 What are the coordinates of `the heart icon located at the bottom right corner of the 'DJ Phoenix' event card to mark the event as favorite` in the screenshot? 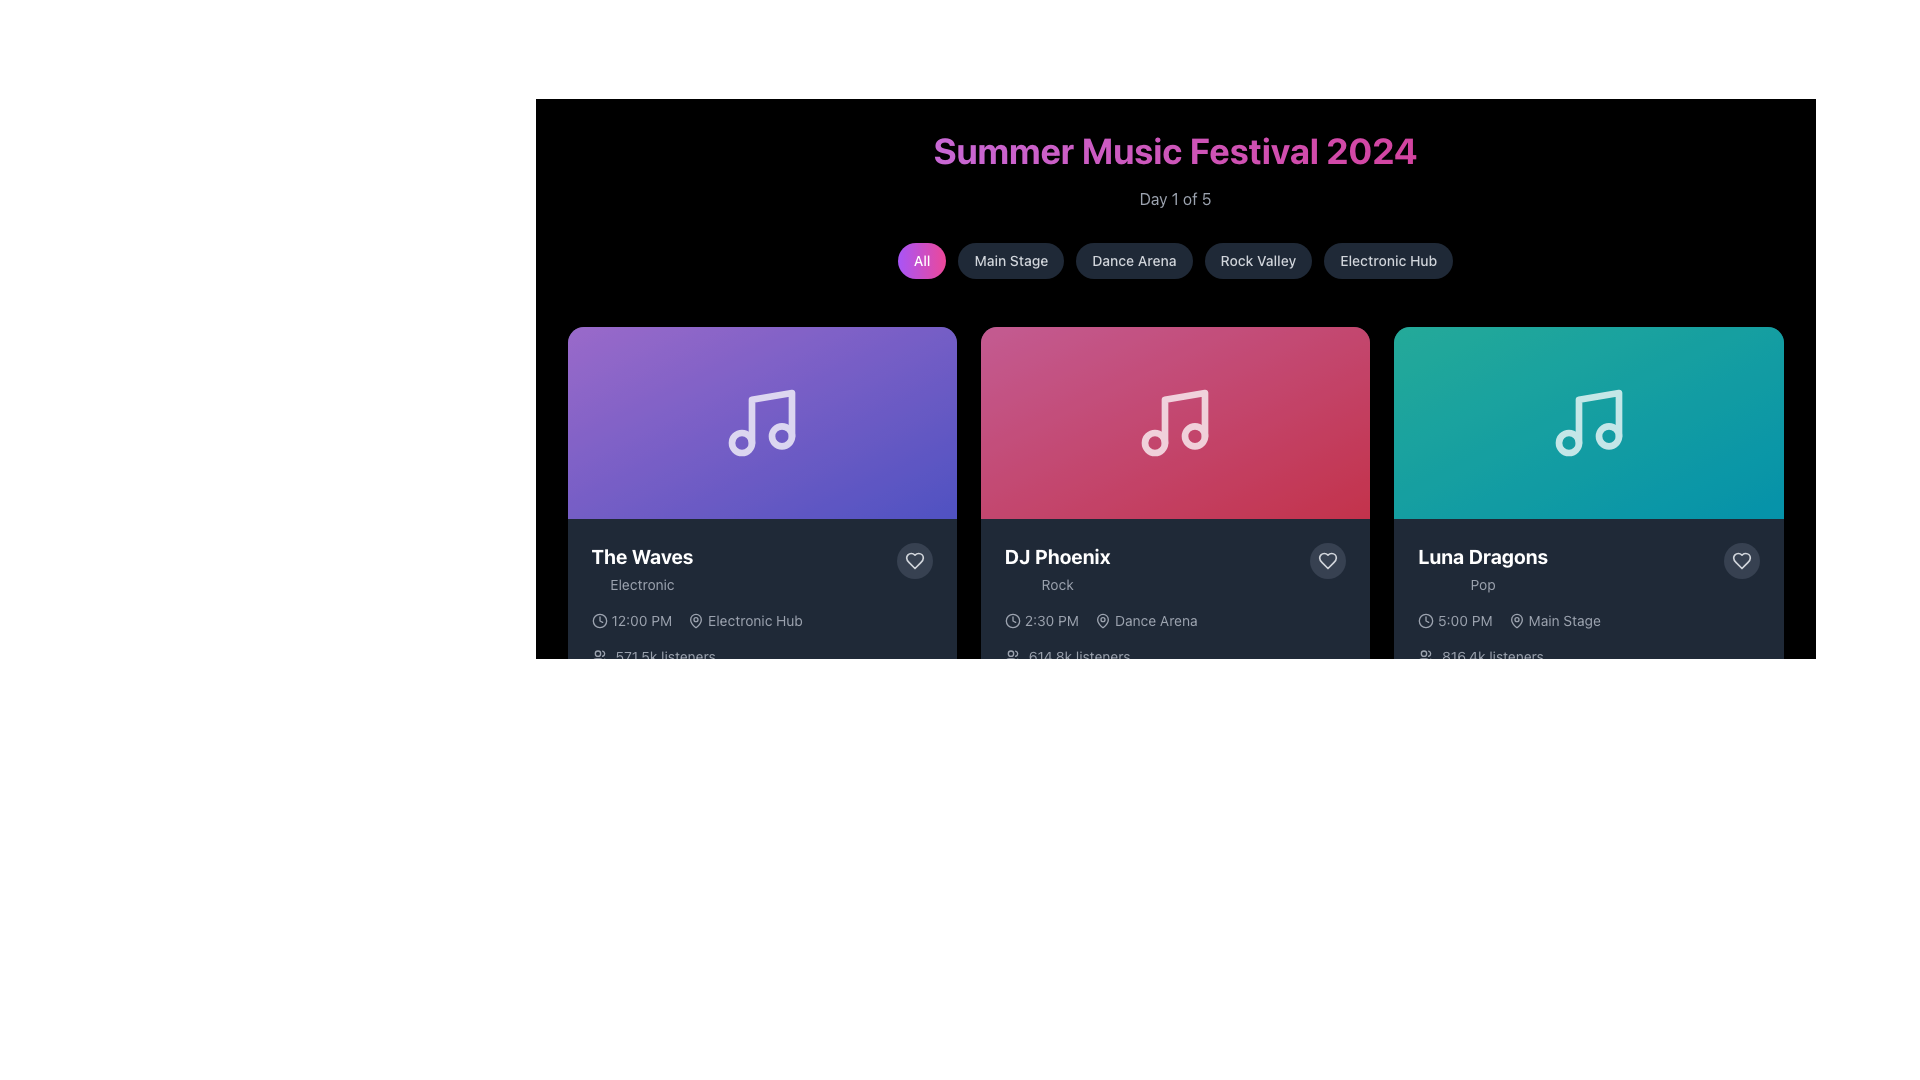 It's located at (1328, 560).